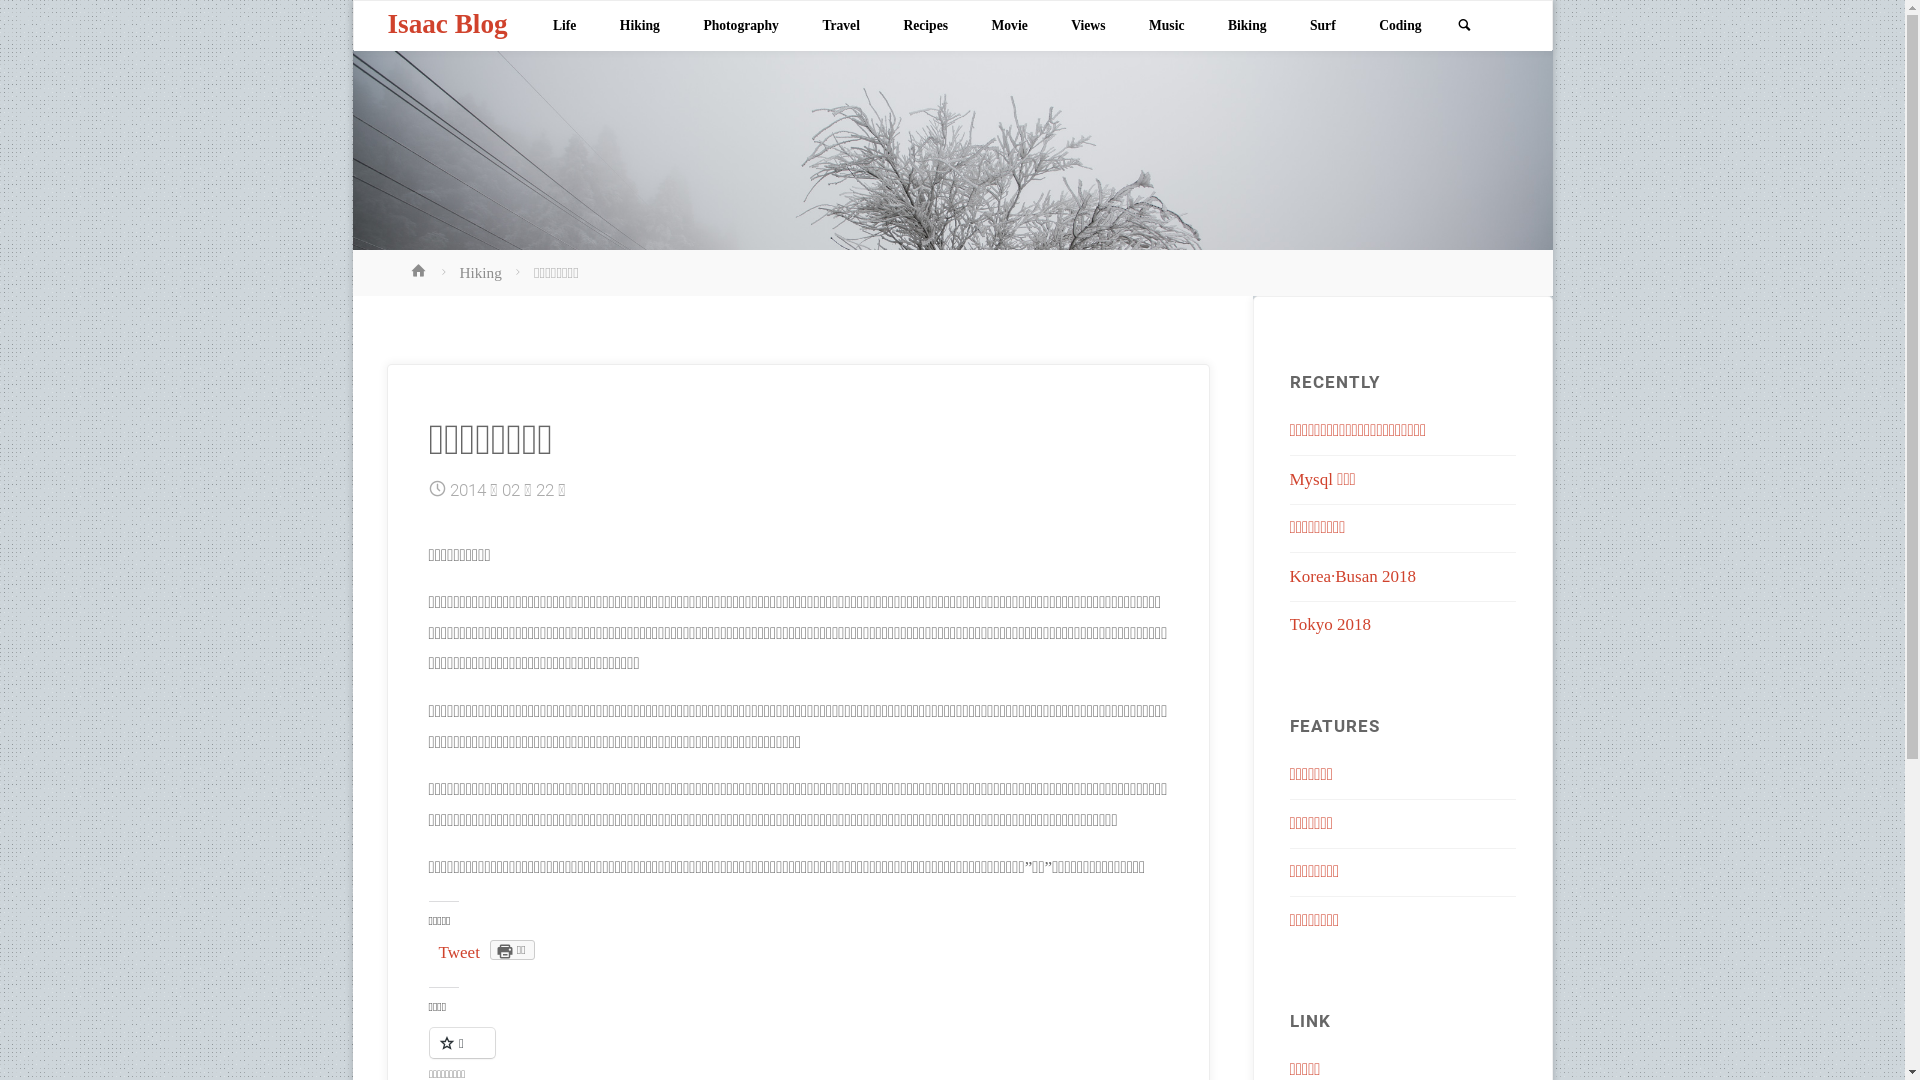 This screenshot has width=1920, height=1080. What do you see at coordinates (925, 26) in the screenshot?
I see `'Recipes'` at bounding box center [925, 26].